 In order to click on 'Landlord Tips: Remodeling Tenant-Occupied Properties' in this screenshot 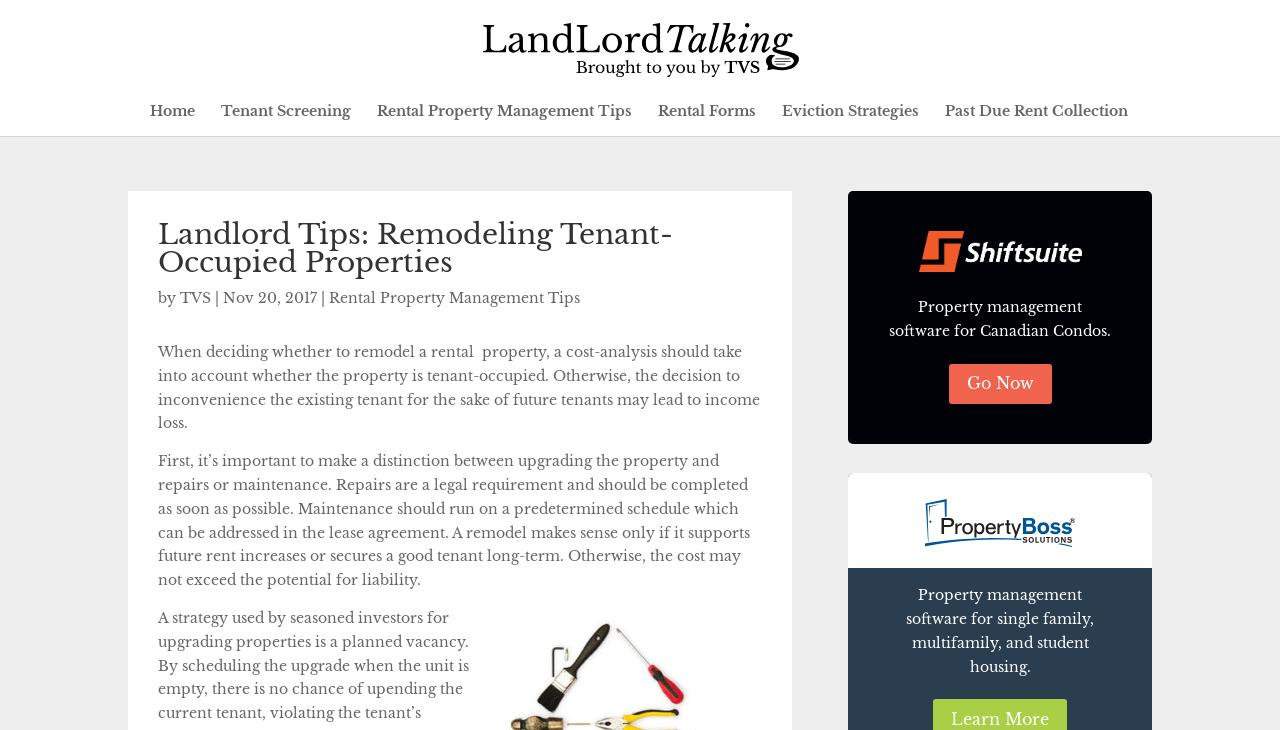, I will do `click(414, 247)`.